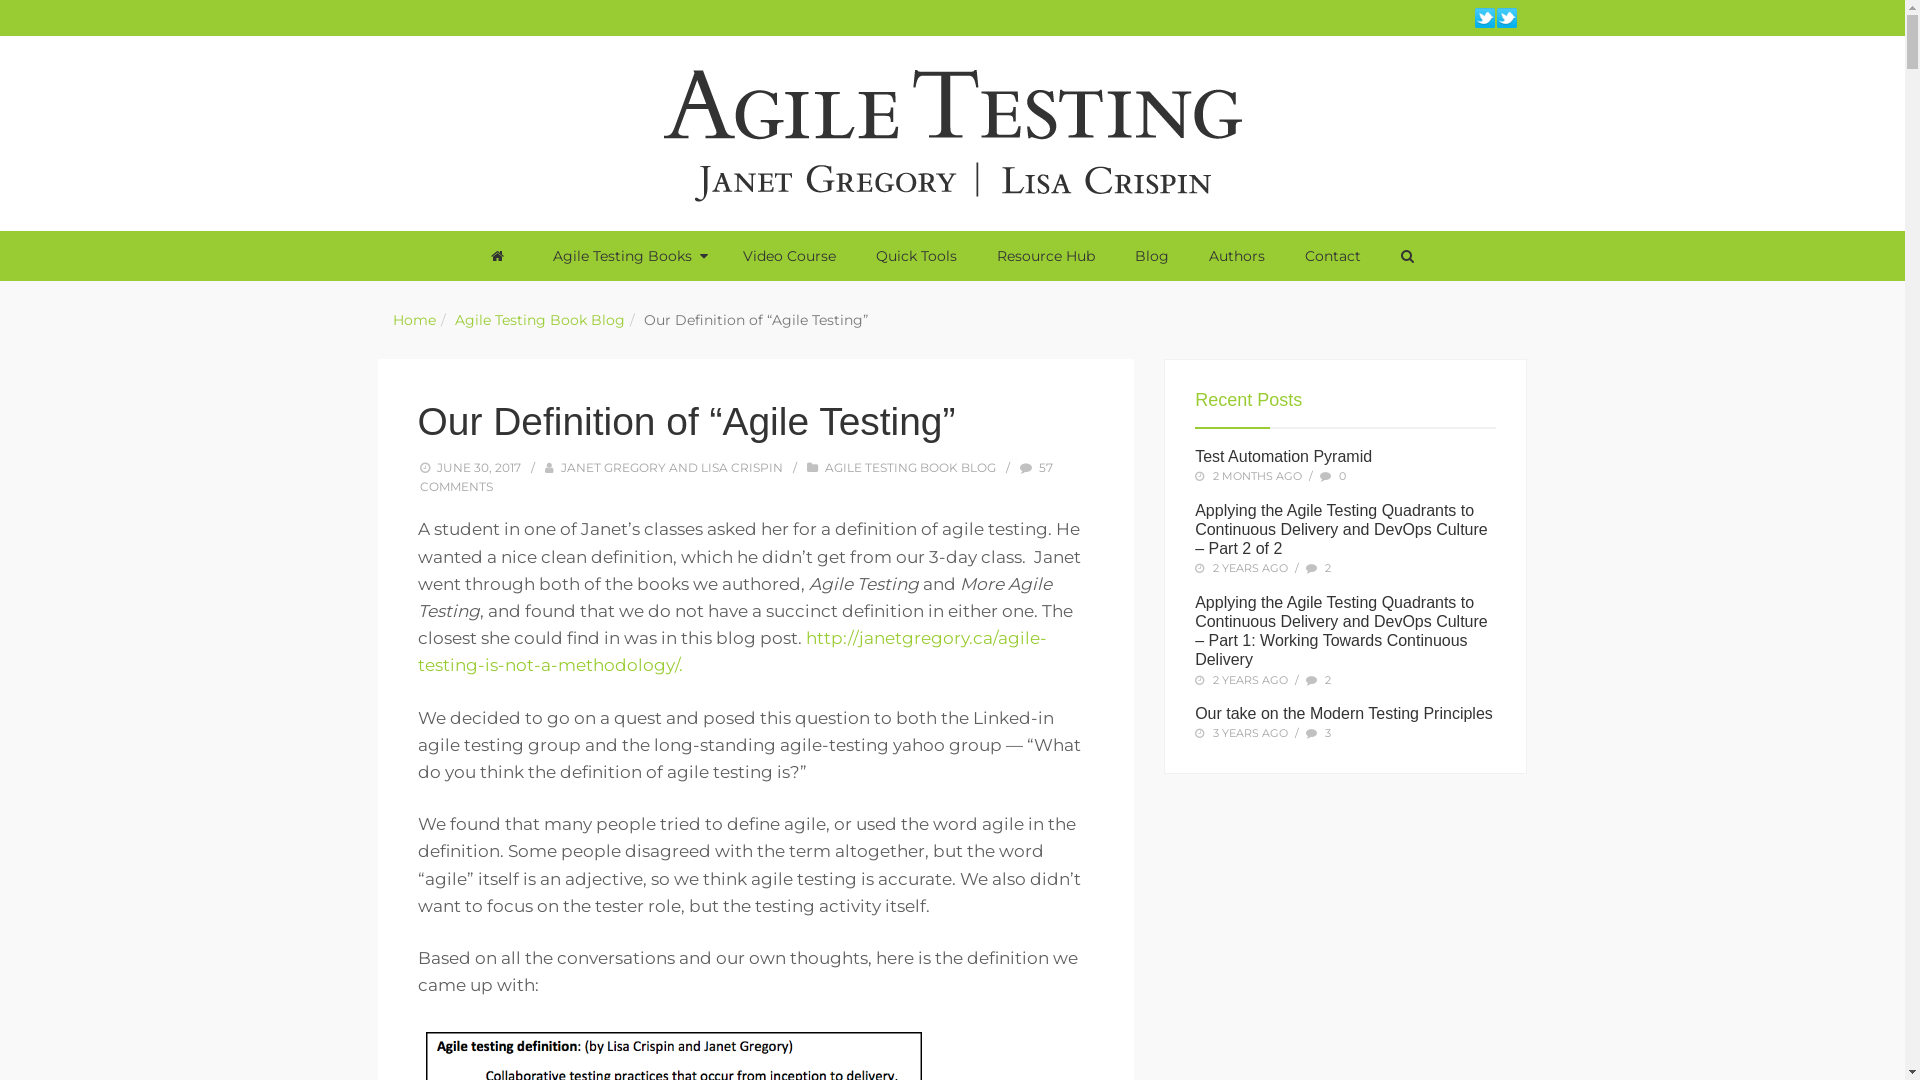  What do you see at coordinates (1344, 712) in the screenshot?
I see `'Our take on the Modern Testing Principles'` at bounding box center [1344, 712].